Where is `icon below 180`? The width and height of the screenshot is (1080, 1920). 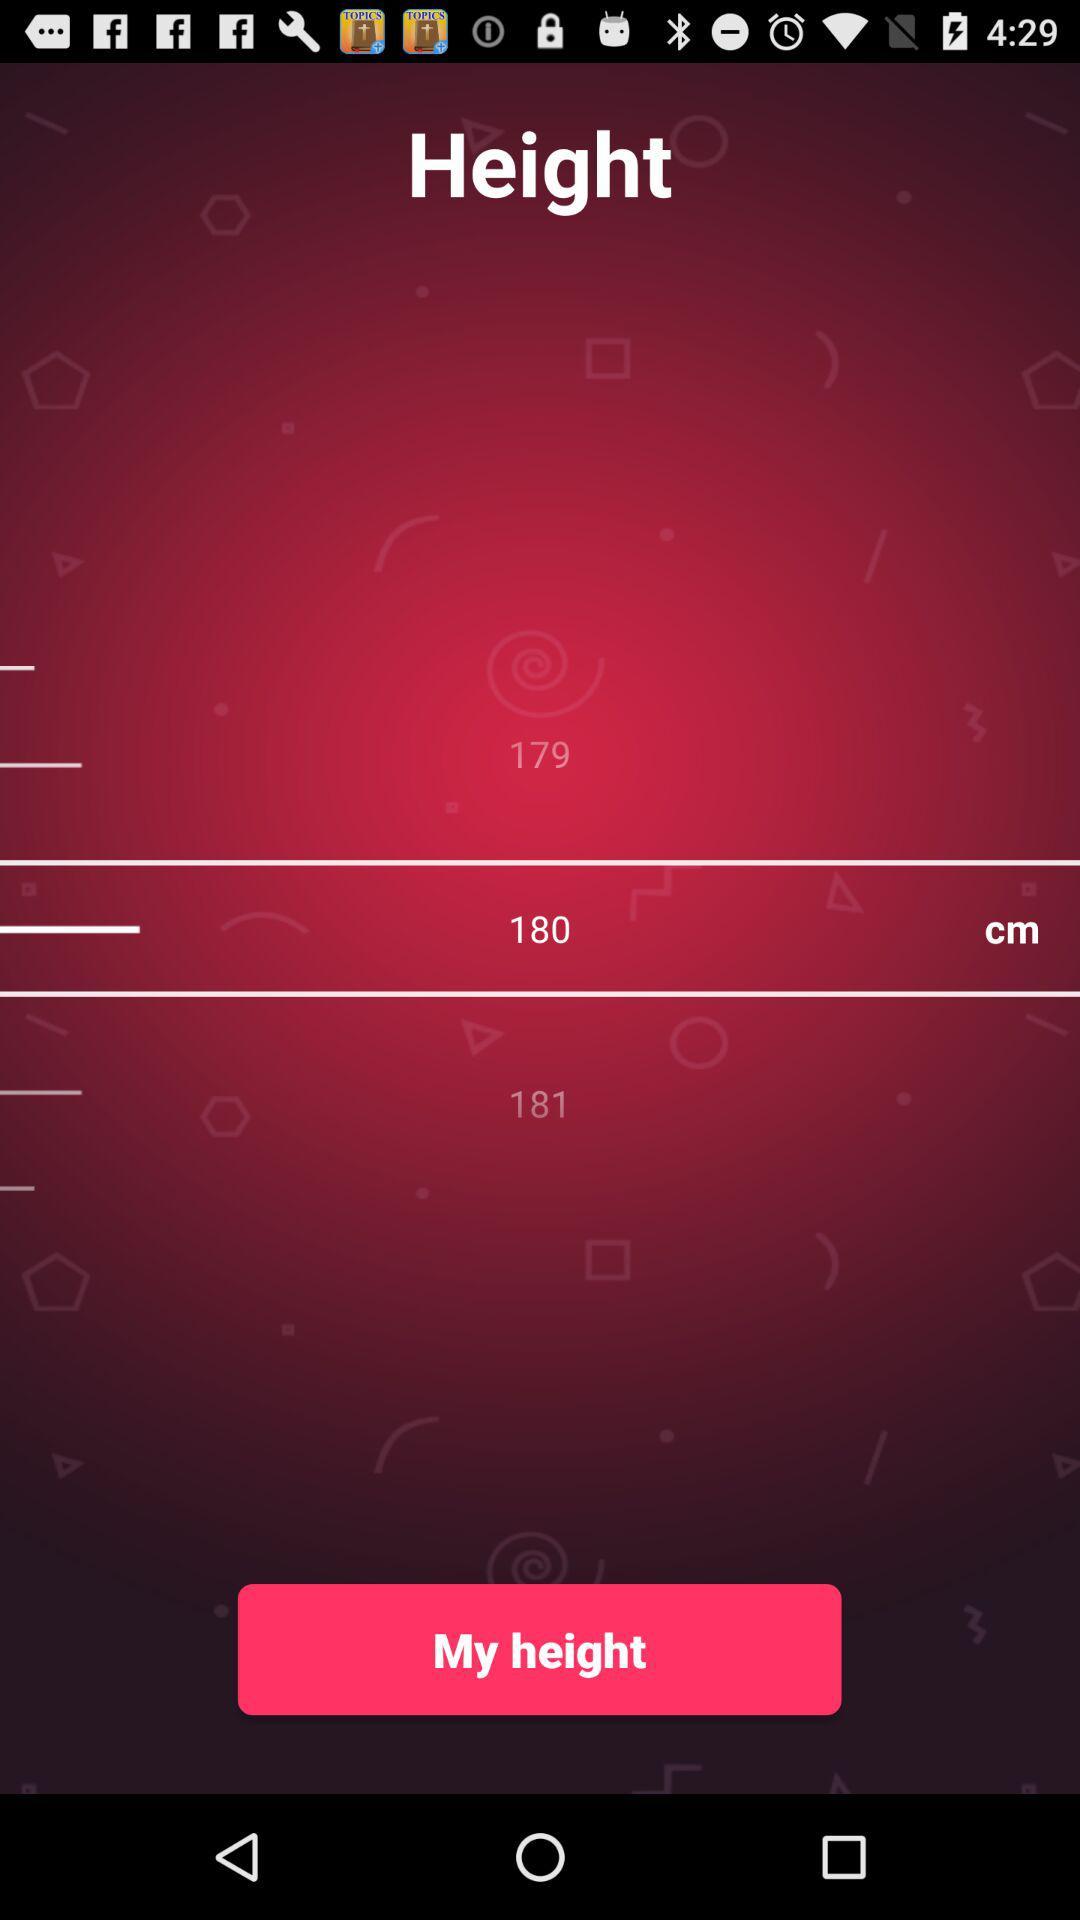 icon below 180 is located at coordinates (538, 1649).